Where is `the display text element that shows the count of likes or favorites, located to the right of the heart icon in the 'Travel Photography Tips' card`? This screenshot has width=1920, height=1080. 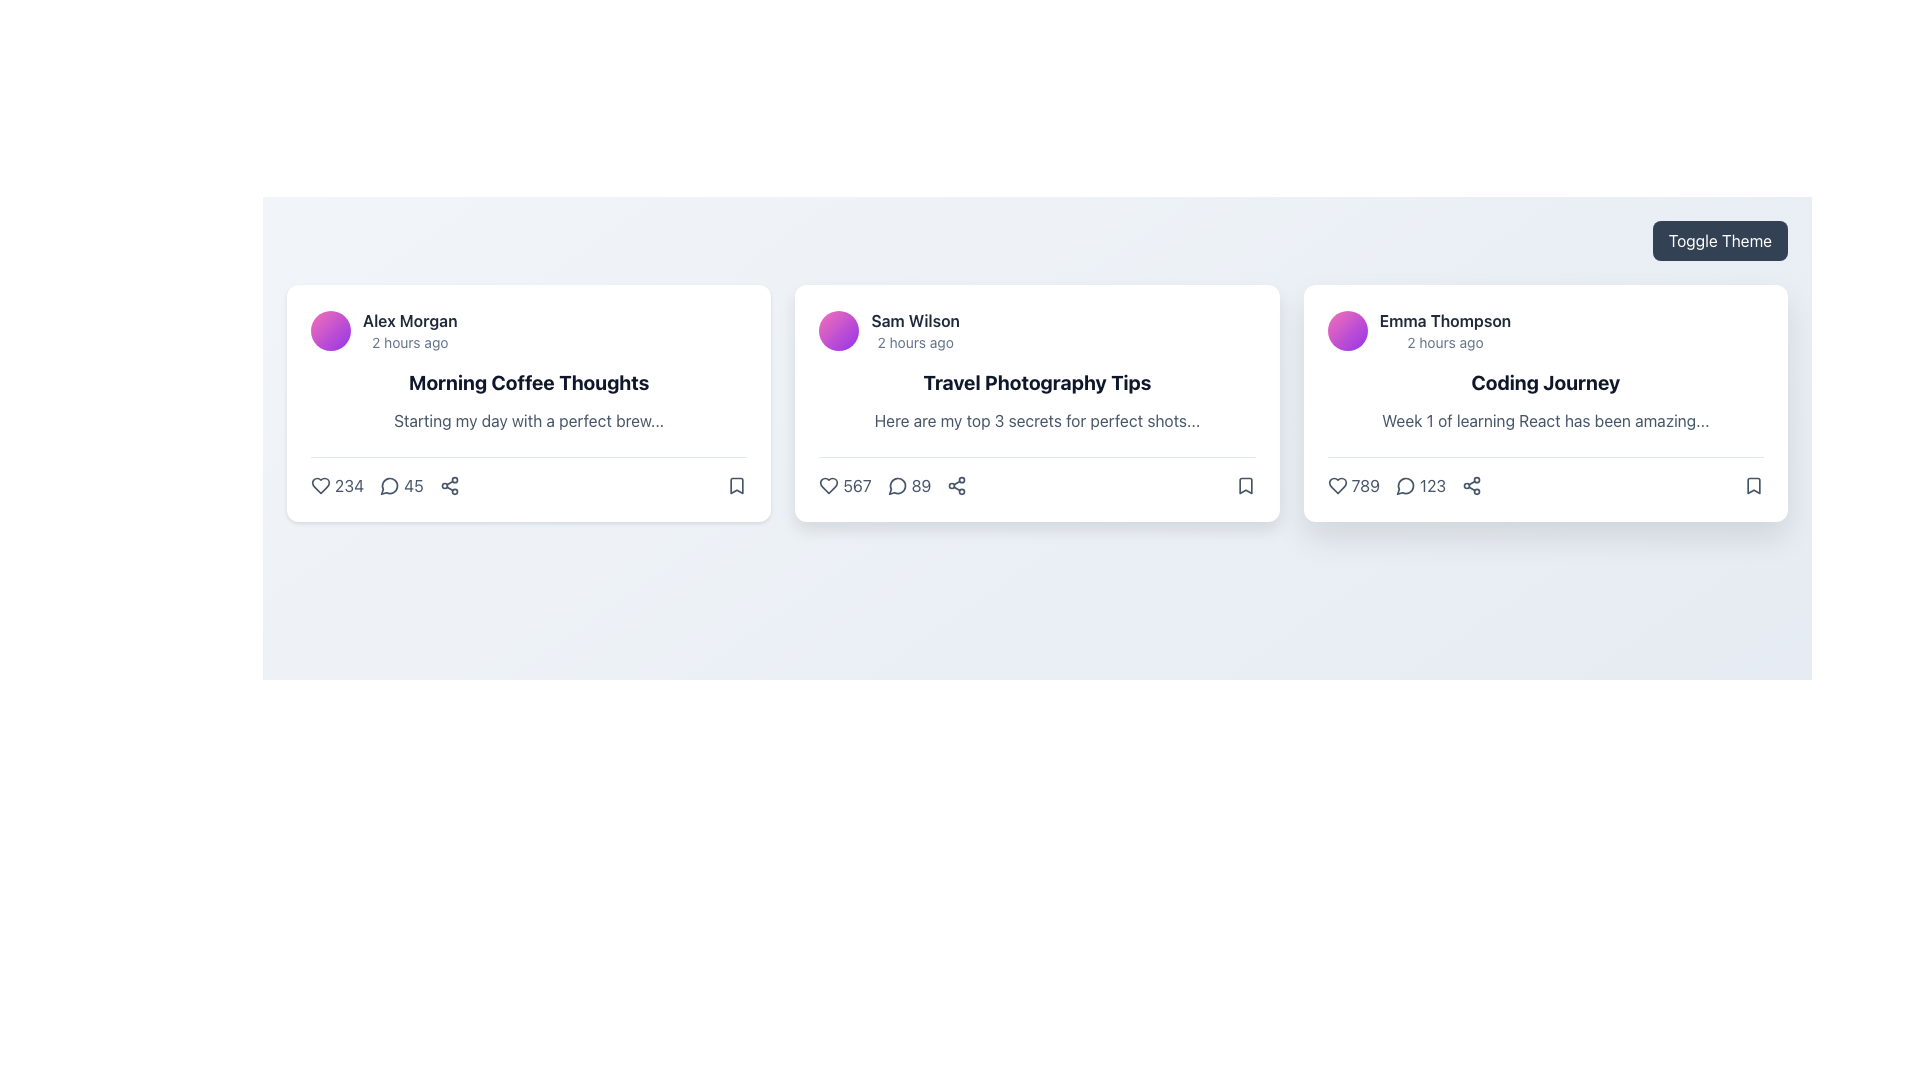
the display text element that shows the count of likes or favorites, located to the right of the heart icon in the 'Travel Photography Tips' card is located at coordinates (857, 486).